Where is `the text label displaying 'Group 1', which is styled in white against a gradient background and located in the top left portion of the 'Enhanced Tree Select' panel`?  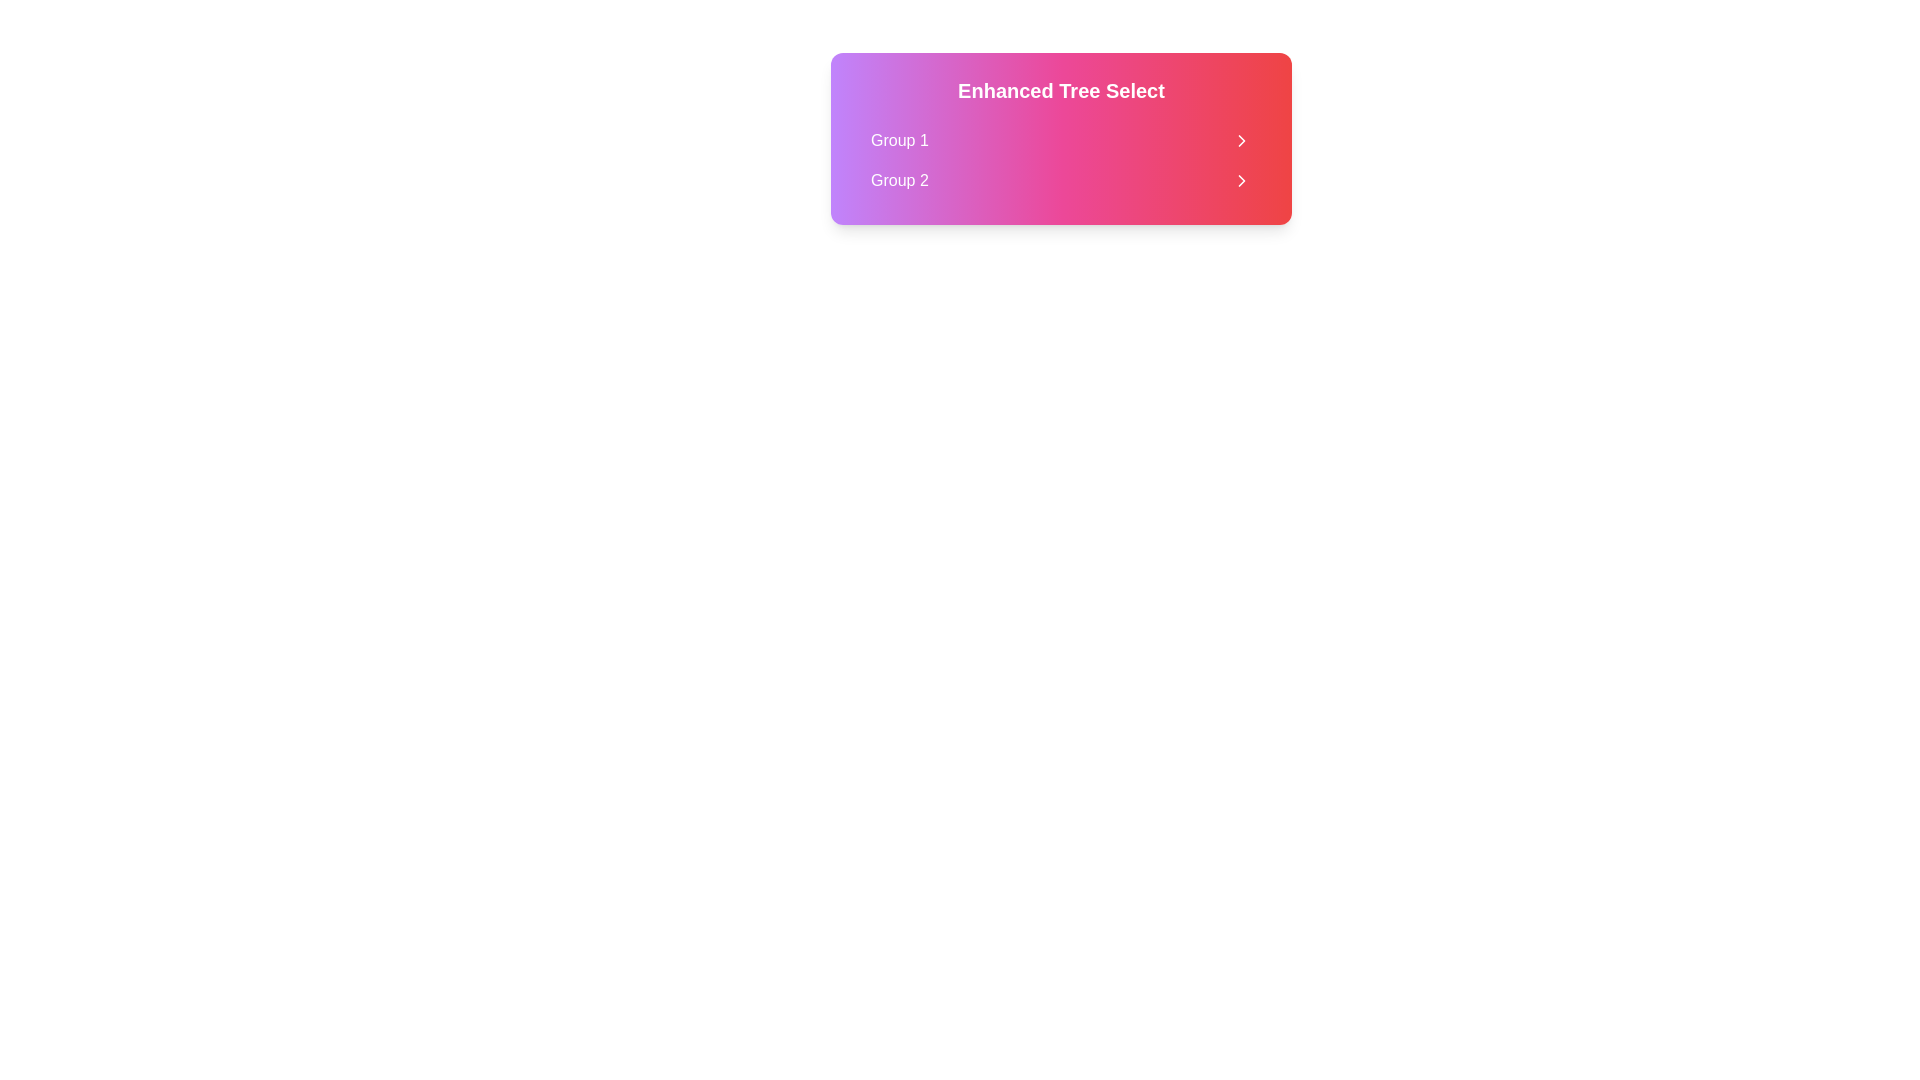
the text label displaying 'Group 1', which is styled in white against a gradient background and located in the top left portion of the 'Enhanced Tree Select' panel is located at coordinates (898, 140).